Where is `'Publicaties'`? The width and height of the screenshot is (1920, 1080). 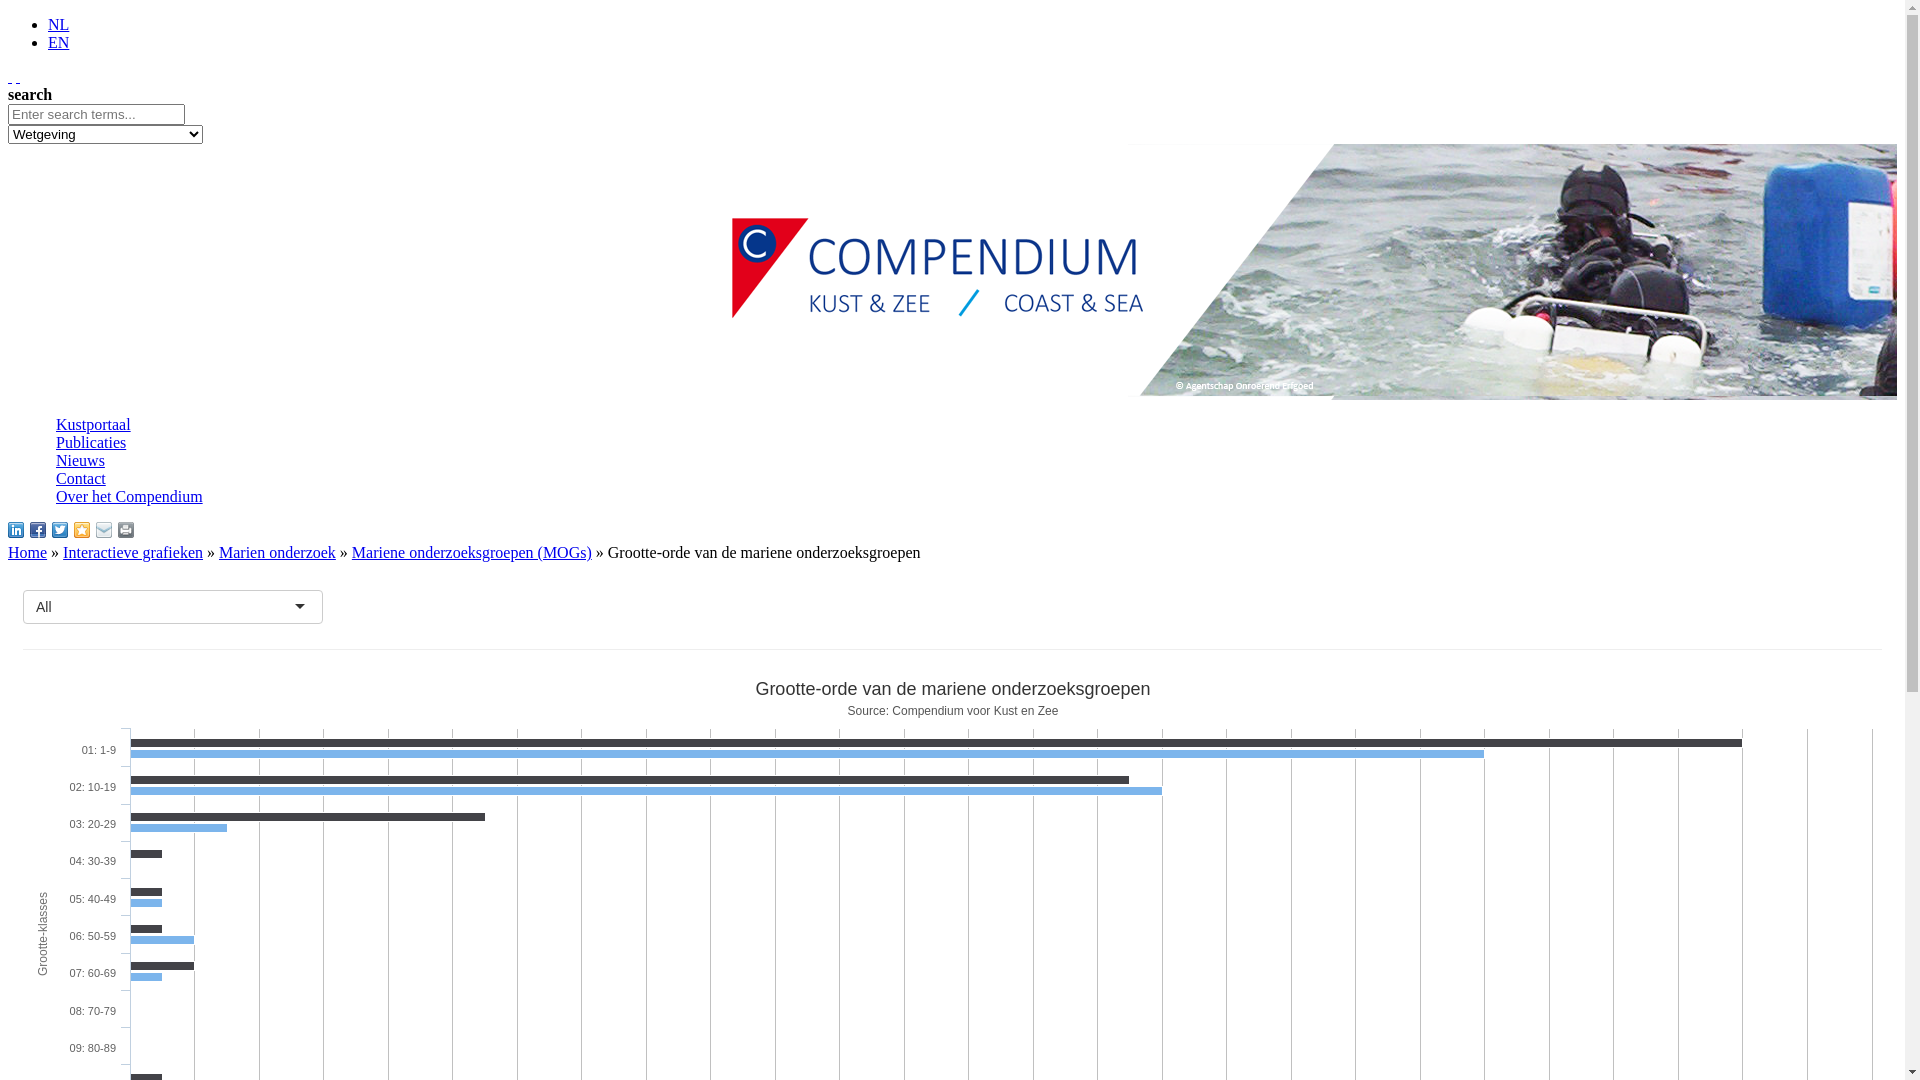
'Publicaties' is located at coordinates (90, 441).